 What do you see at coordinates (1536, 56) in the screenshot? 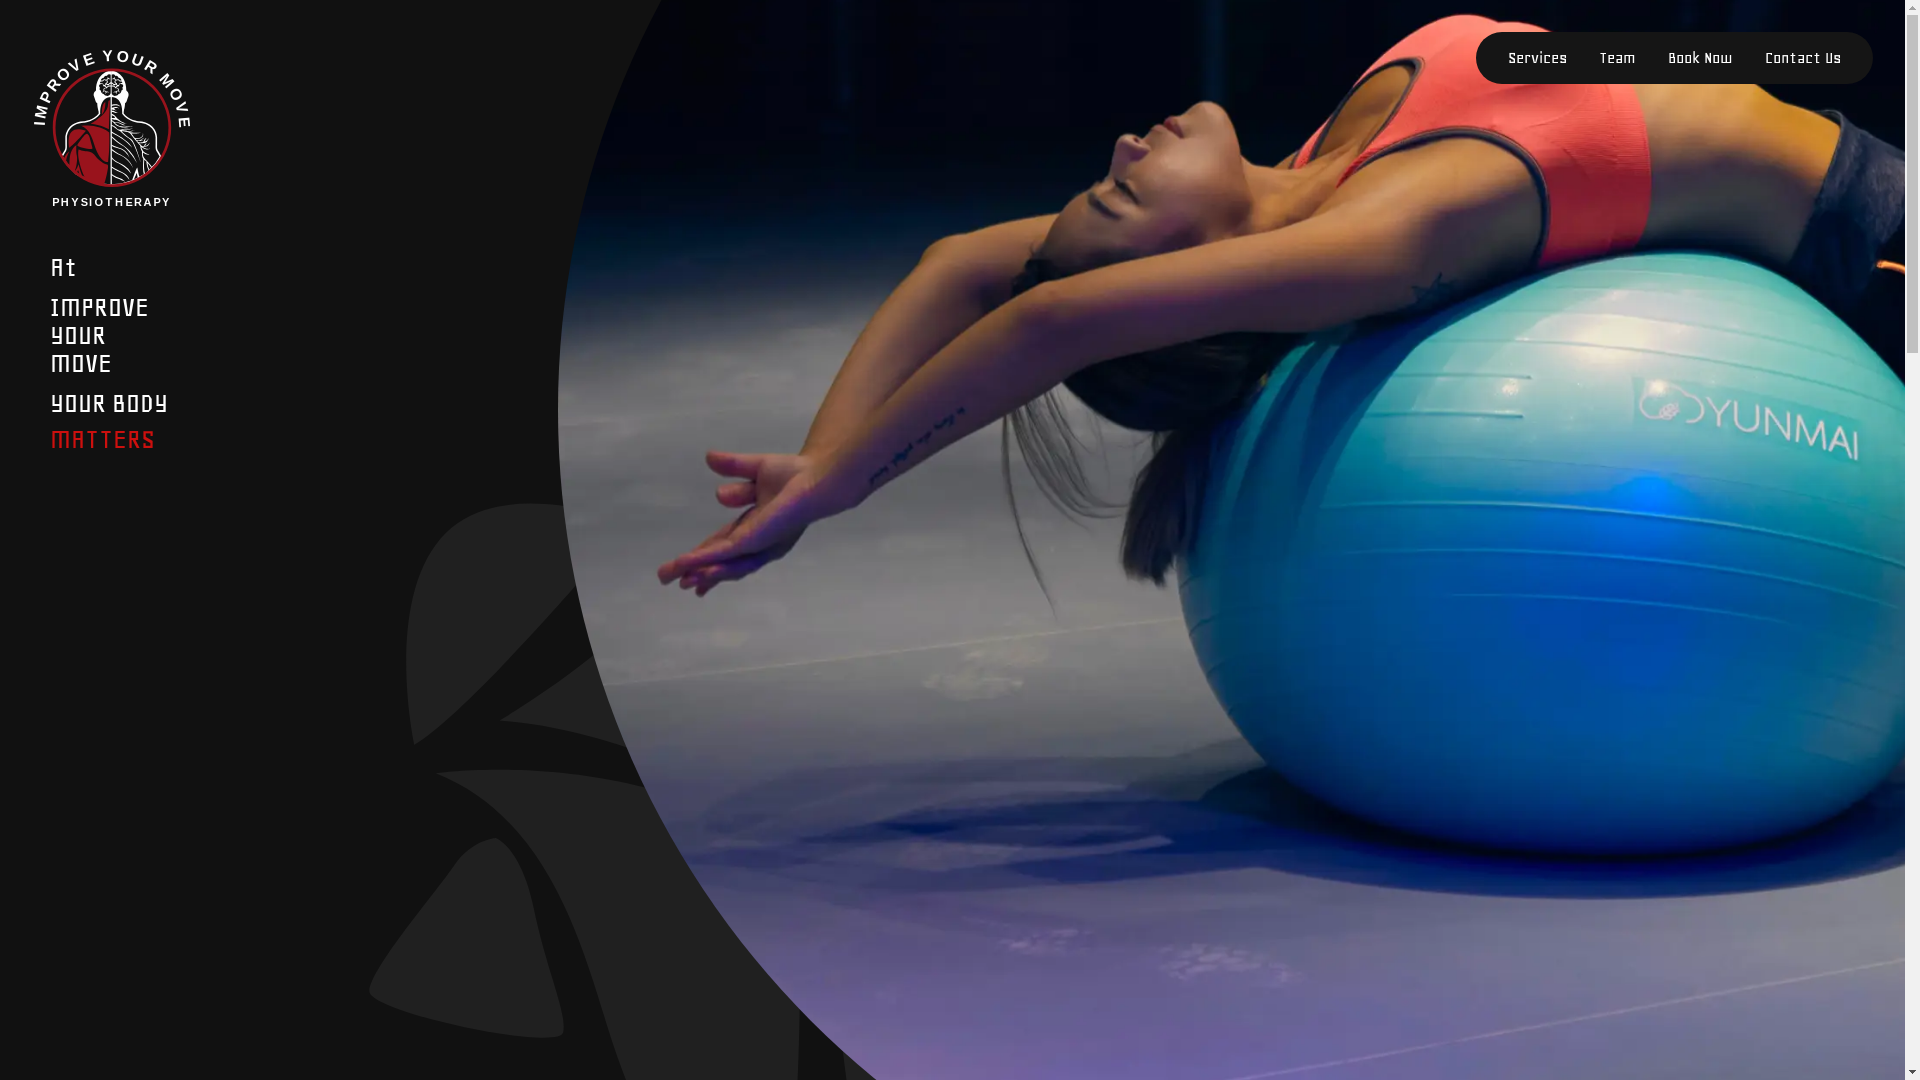
I see `'Services'` at bounding box center [1536, 56].